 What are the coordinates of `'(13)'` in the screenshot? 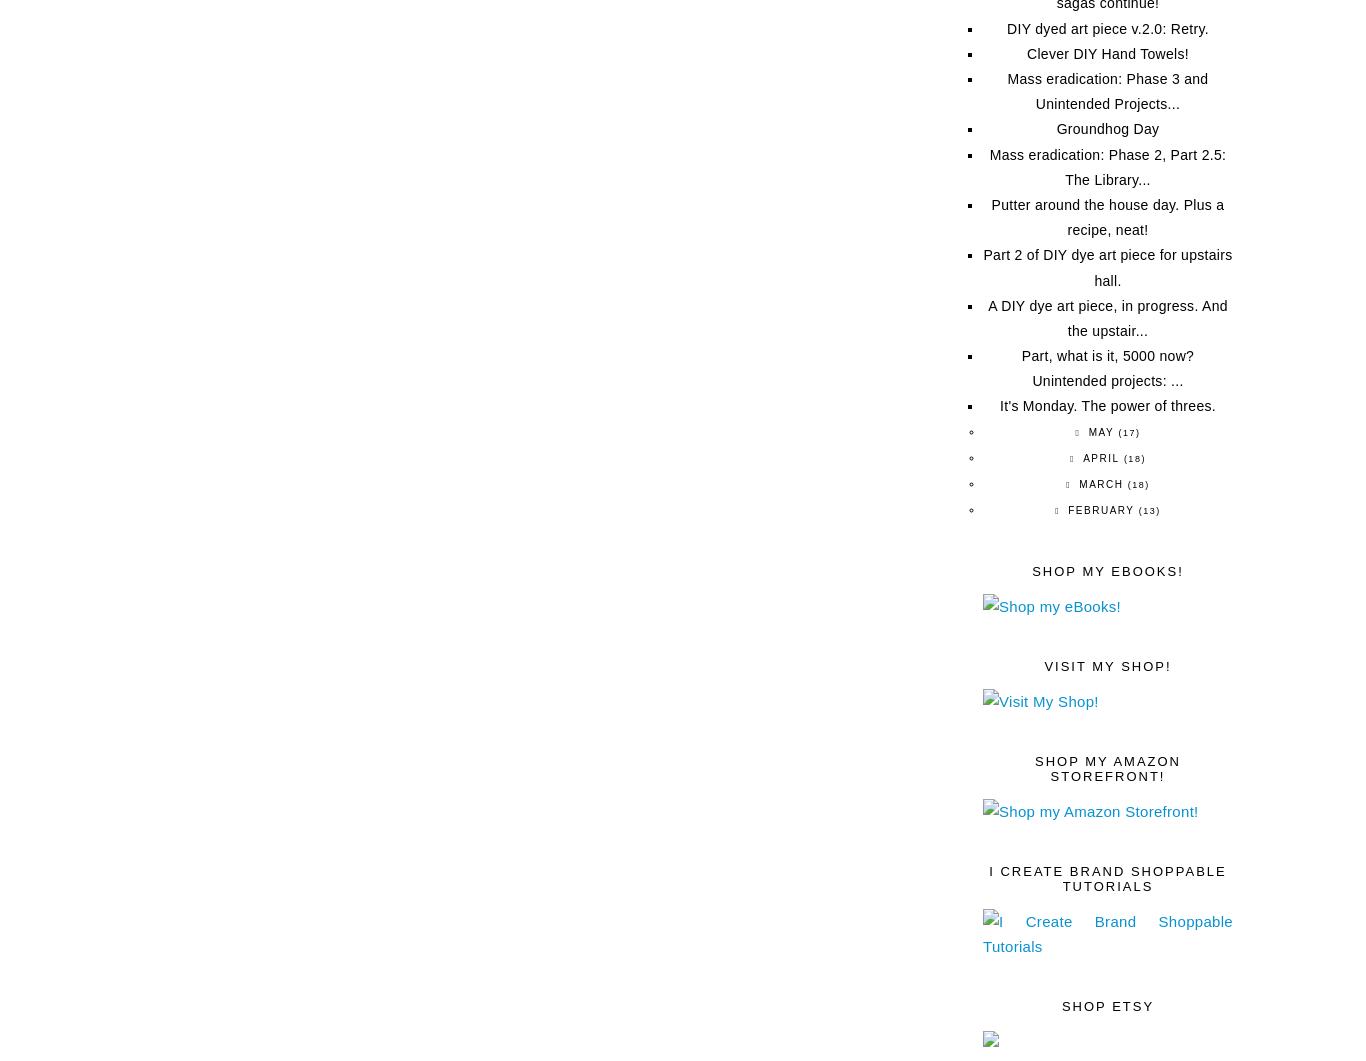 It's located at (1137, 510).